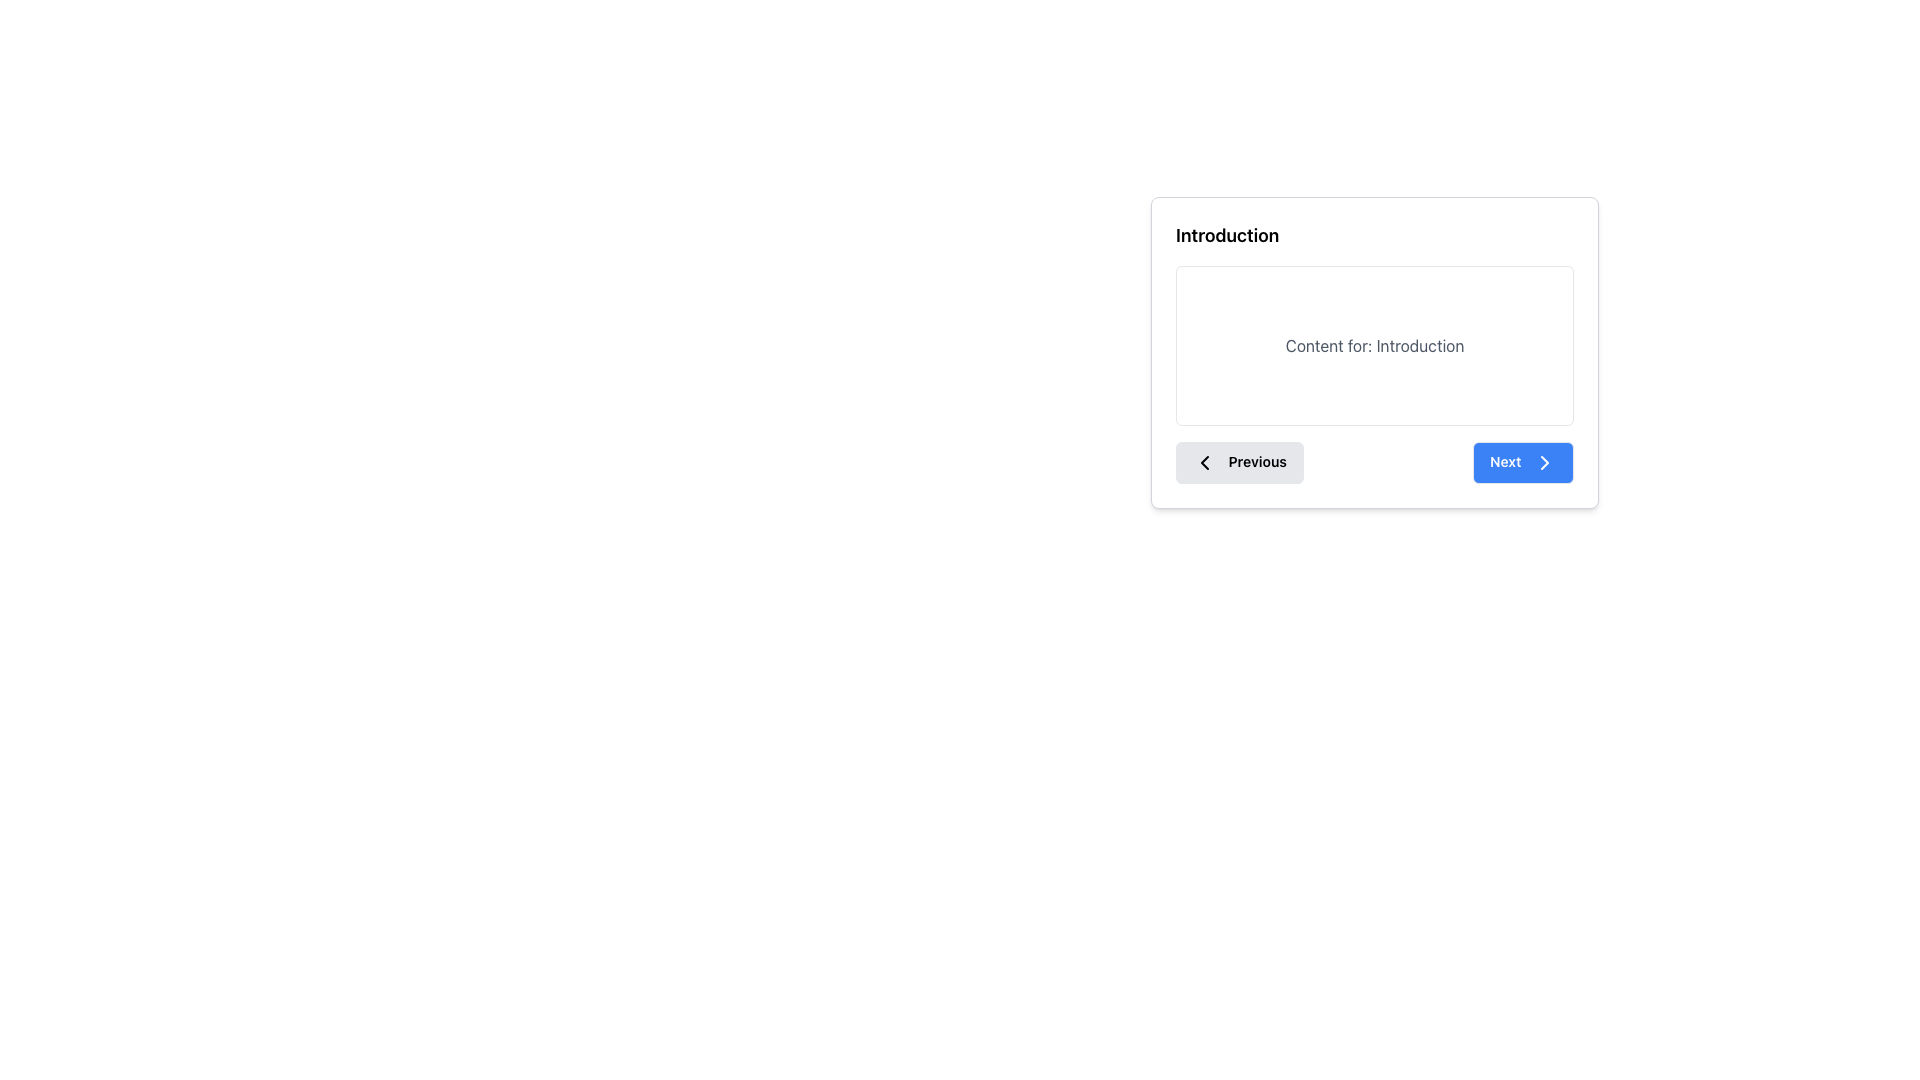  What do you see at coordinates (1544, 462) in the screenshot?
I see `the right-arrow chevron icon located to the right of the 'Next' button` at bounding box center [1544, 462].